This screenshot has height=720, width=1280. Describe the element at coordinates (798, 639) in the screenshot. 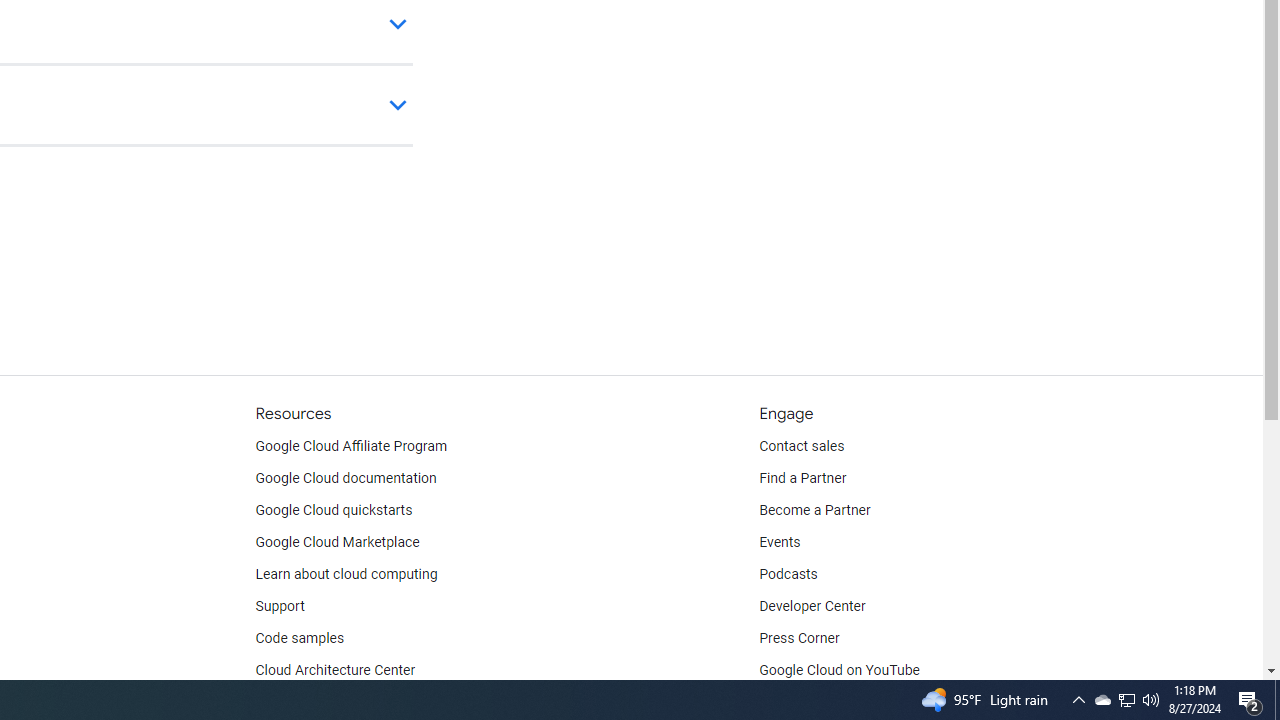

I see `'Press Corner'` at that location.